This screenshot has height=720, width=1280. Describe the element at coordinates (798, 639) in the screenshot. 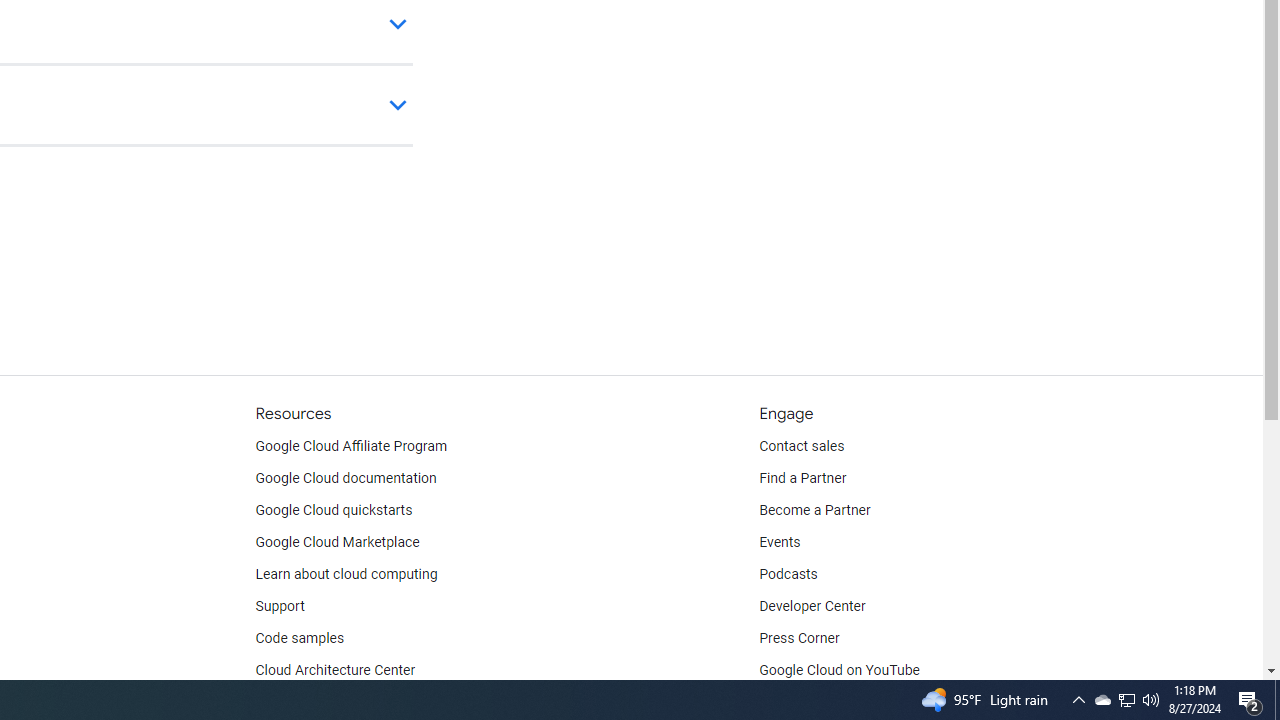

I see `'Press Corner'` at that location.